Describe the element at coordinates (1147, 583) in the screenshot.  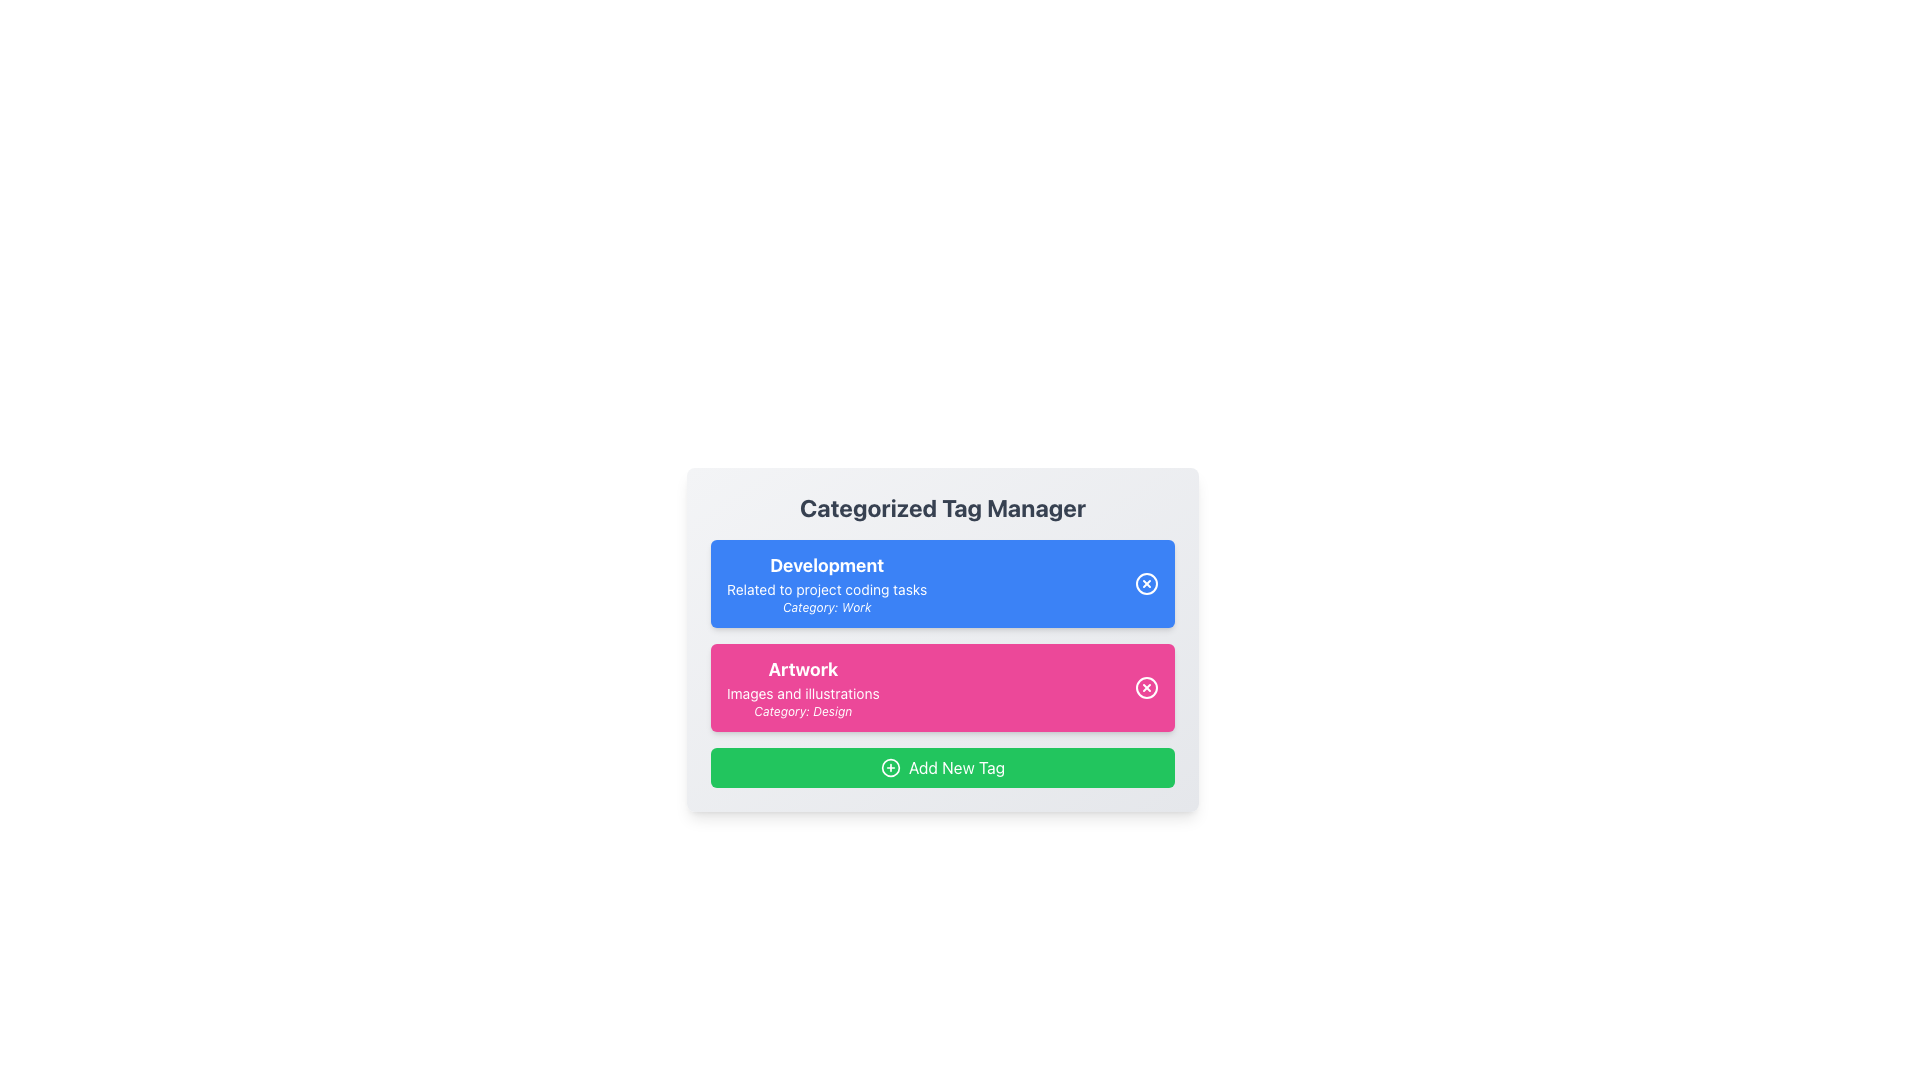
I see `the button in the top-right corner of the 'Development' section` at that location.